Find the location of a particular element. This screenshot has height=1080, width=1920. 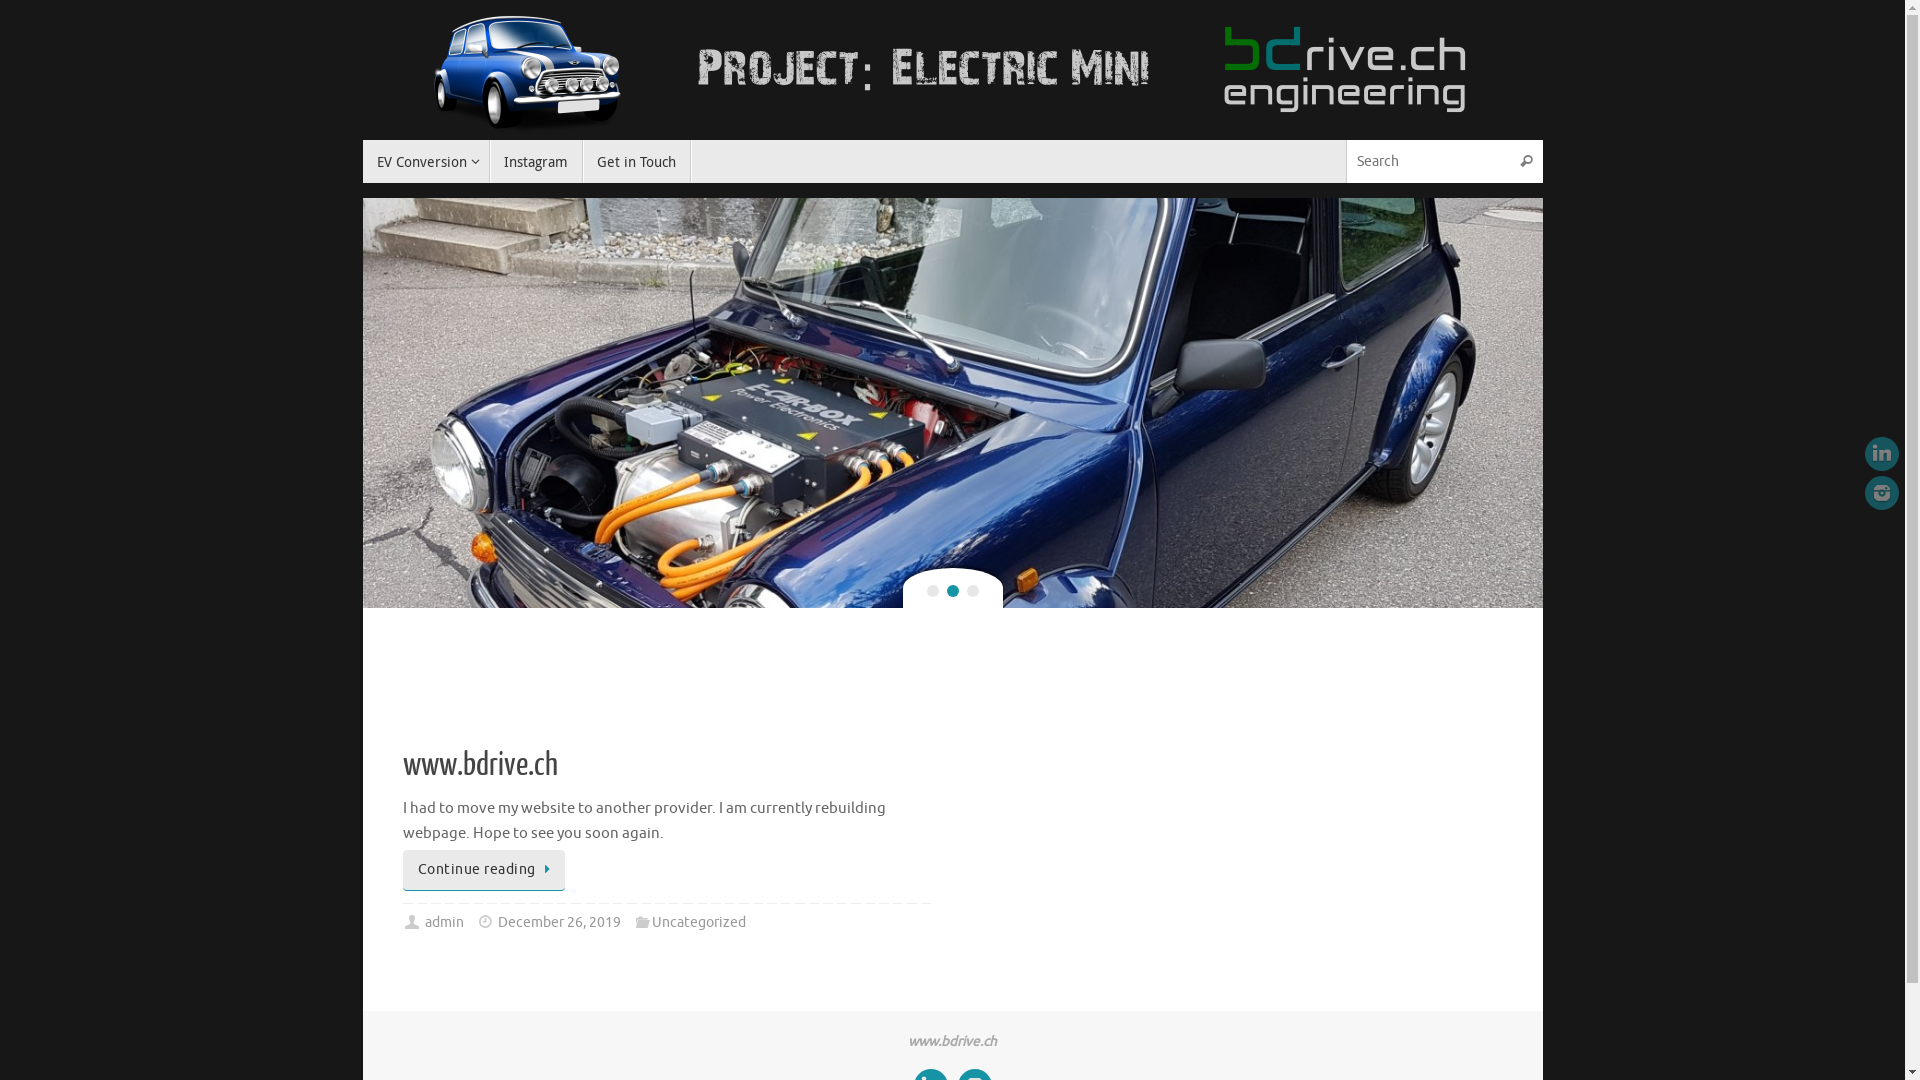

'3' is located at coordinates (972, 589).